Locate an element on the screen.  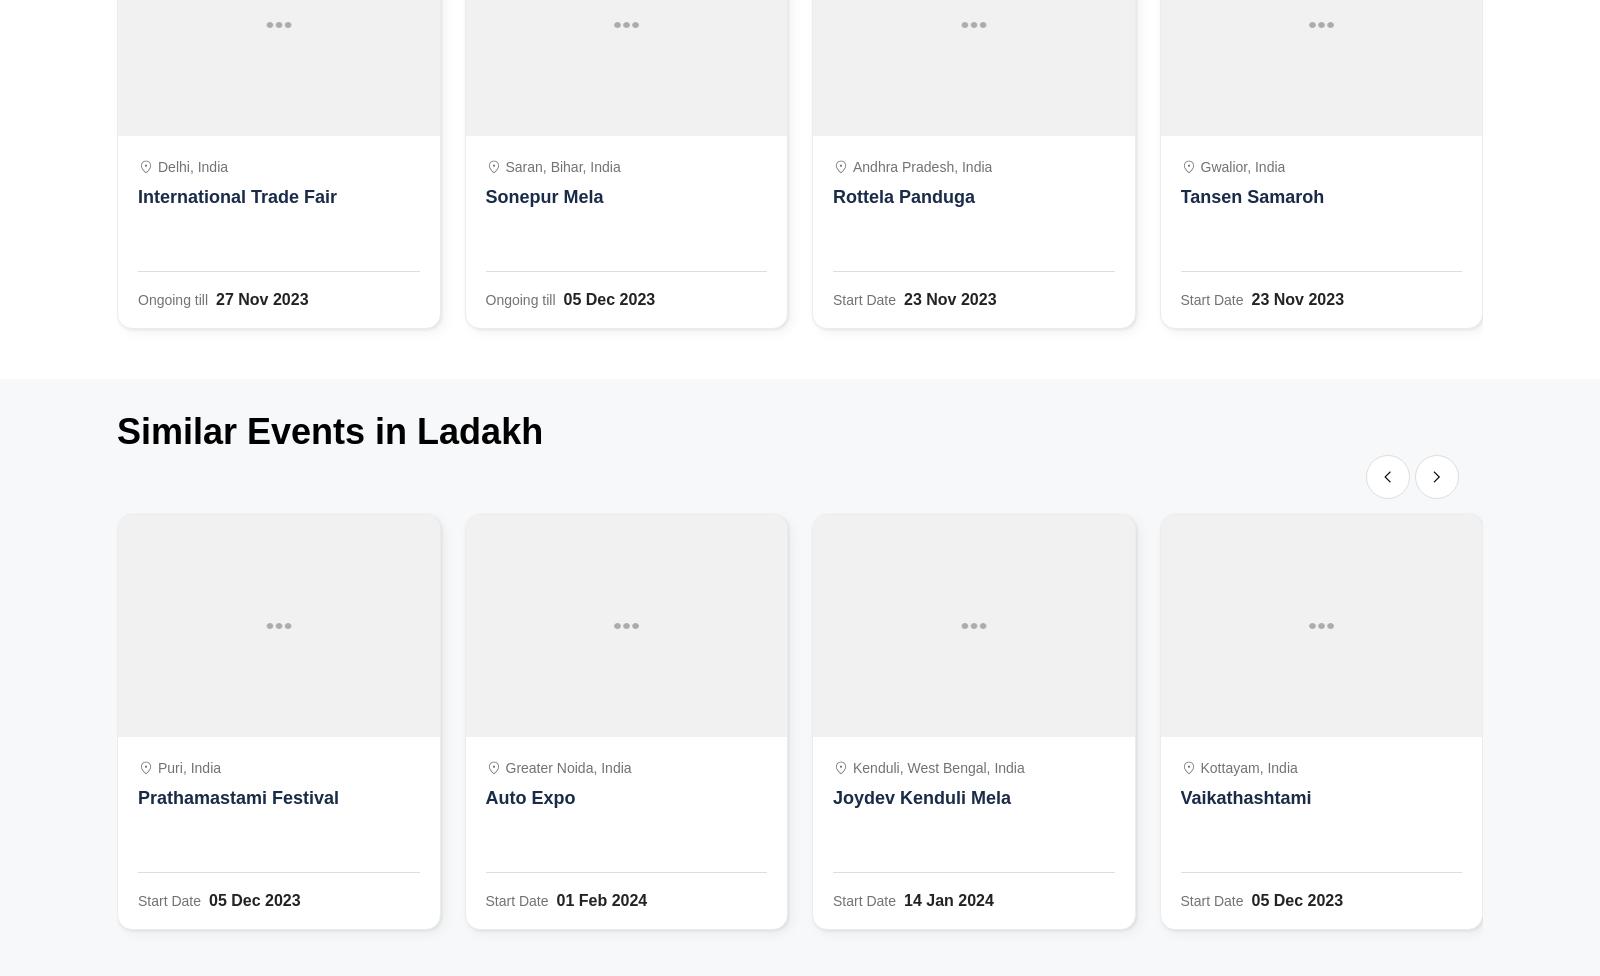
'Gwalior,  India' is located at coordinates (1241, 165).